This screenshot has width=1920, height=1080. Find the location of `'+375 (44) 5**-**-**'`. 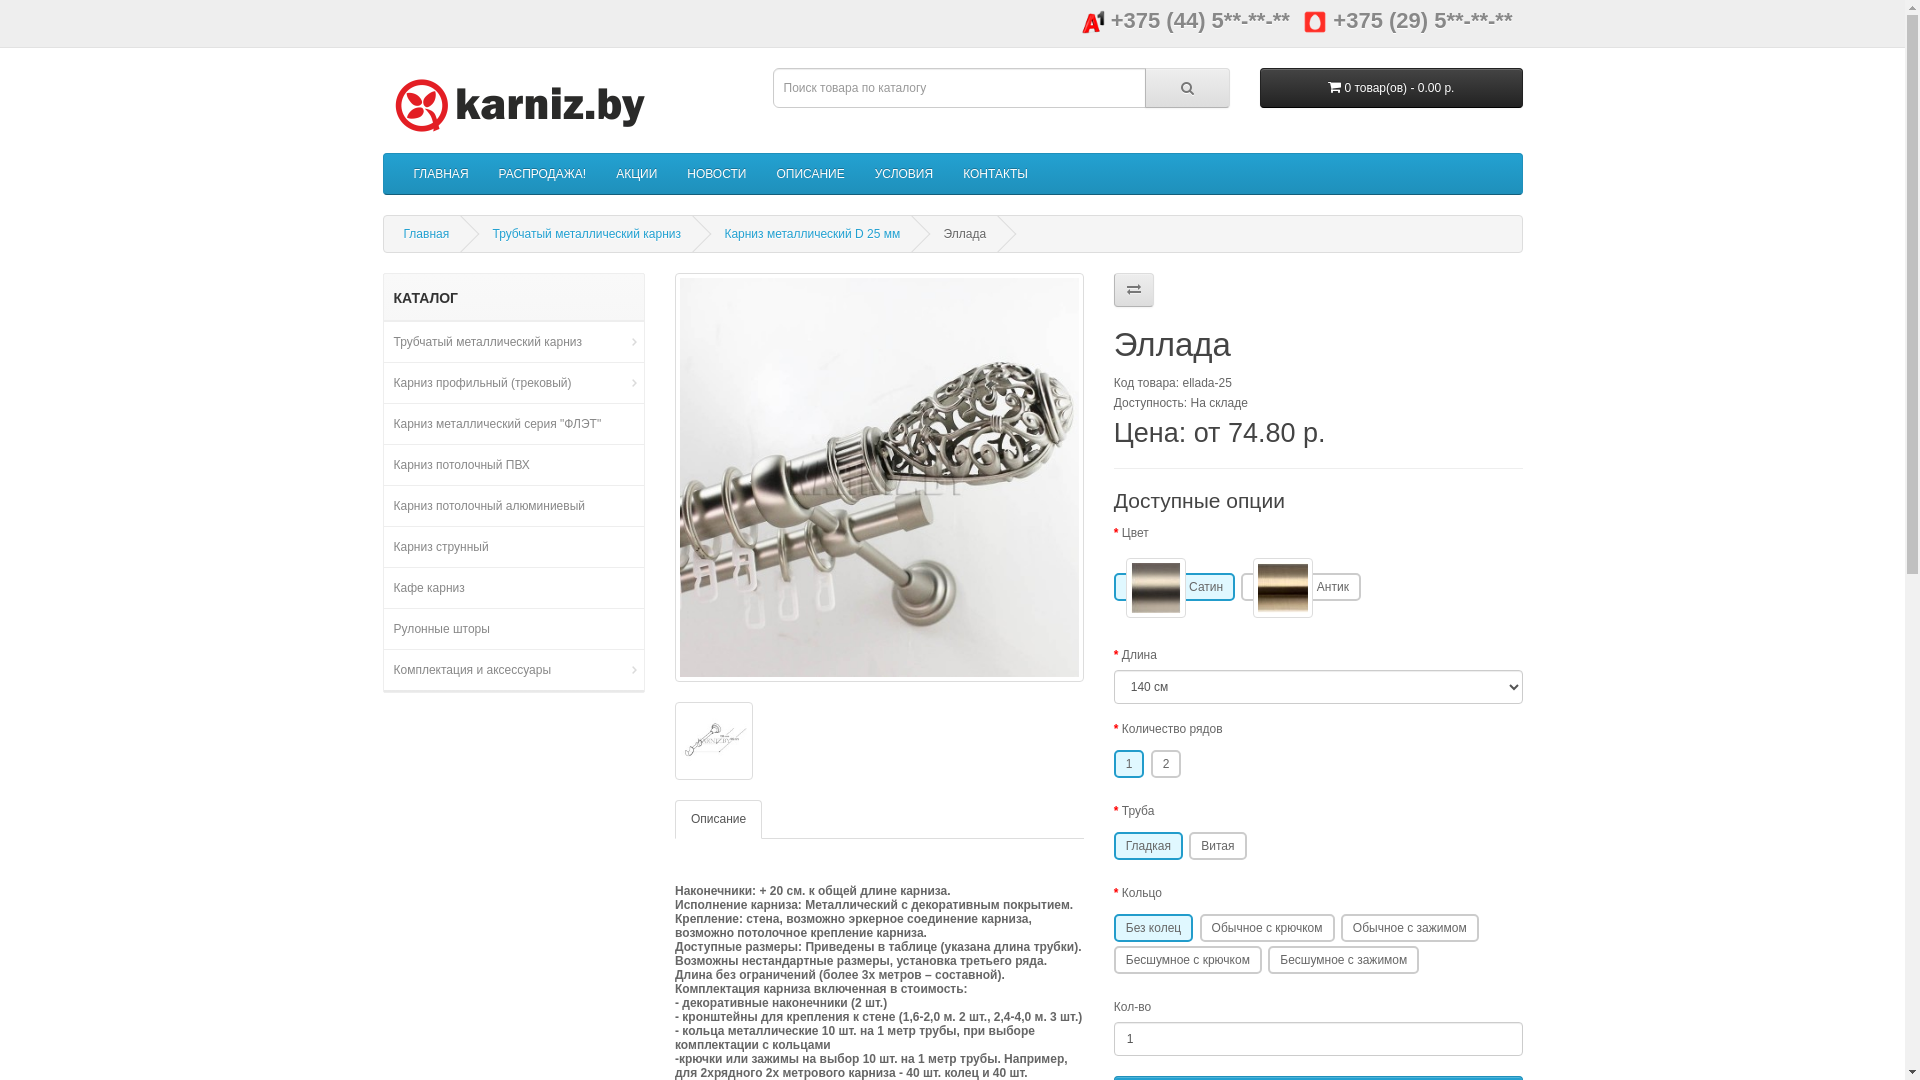

'+375 (44) 5**-**-**' is located at coordinates (1185, 20).